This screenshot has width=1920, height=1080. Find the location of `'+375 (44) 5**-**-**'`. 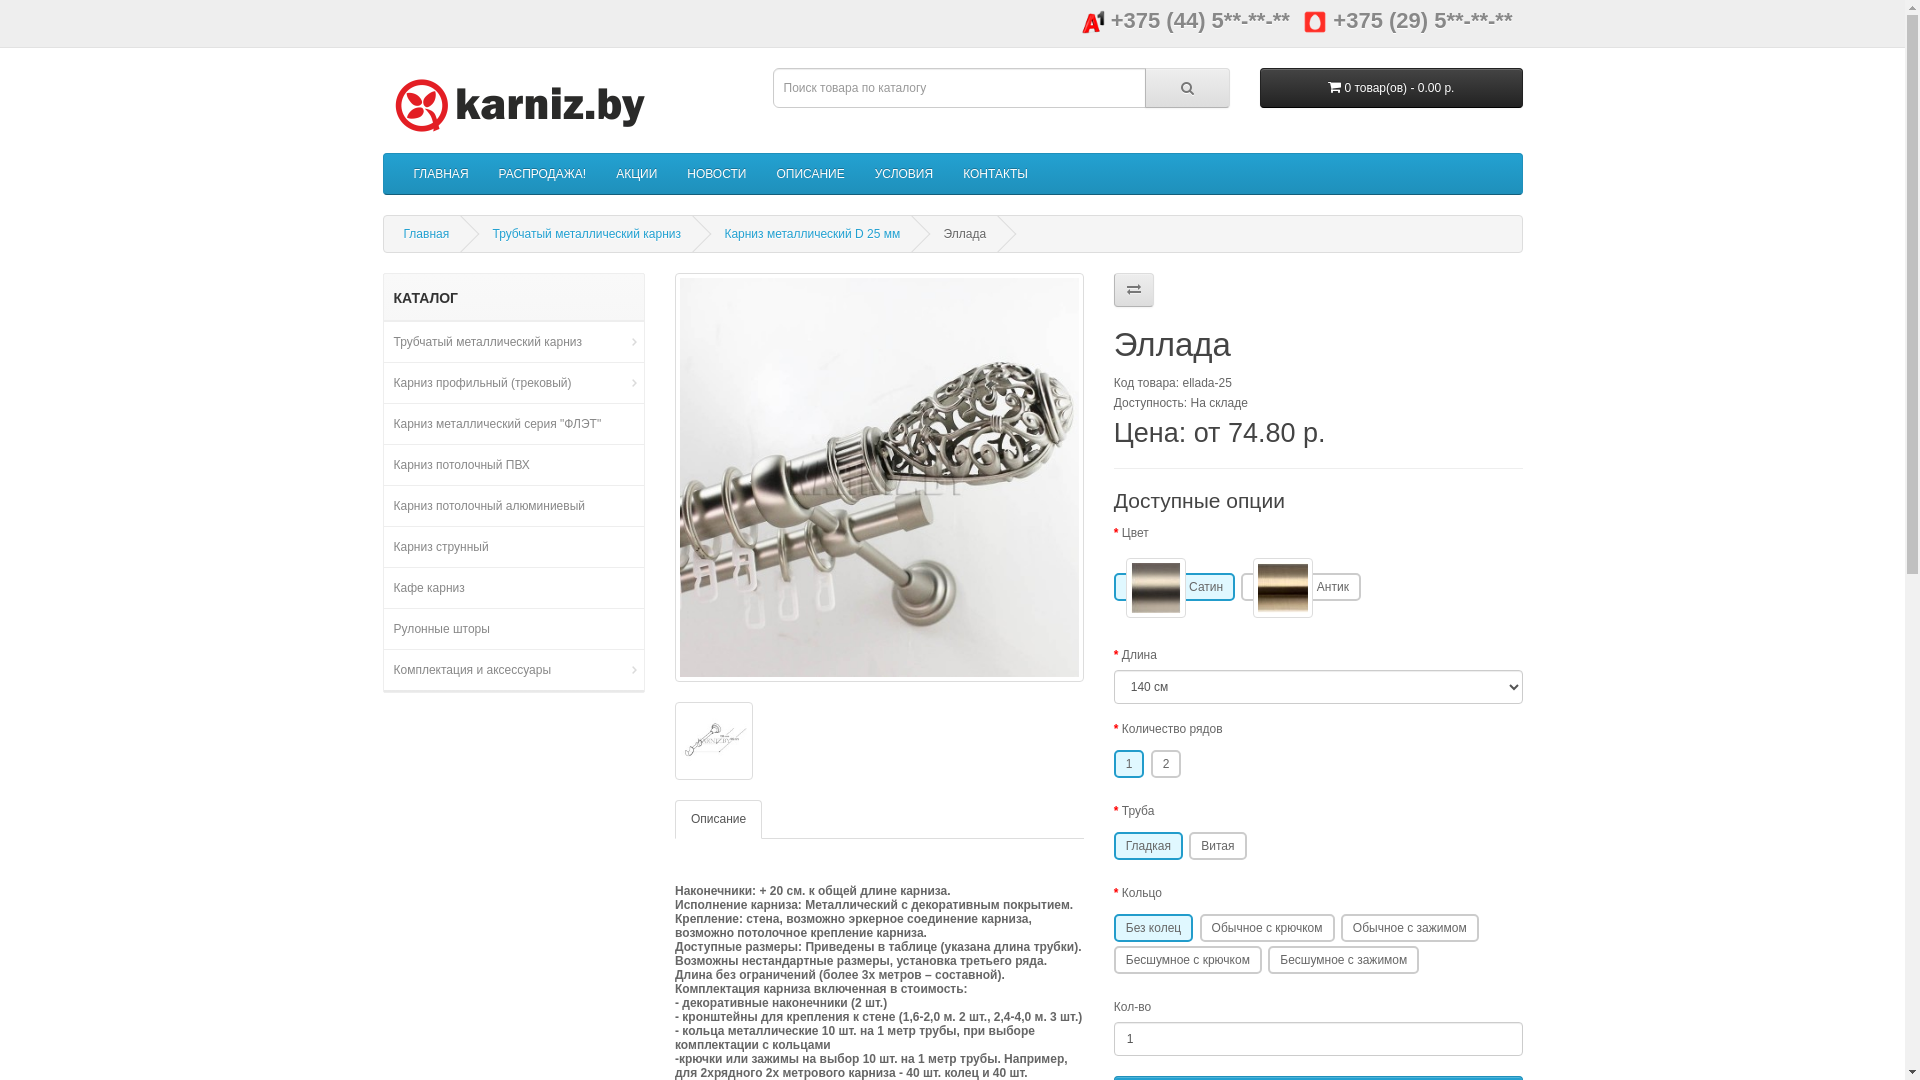

'+375 (44) 5**-**-**' is located at coordinates (1185, 20).